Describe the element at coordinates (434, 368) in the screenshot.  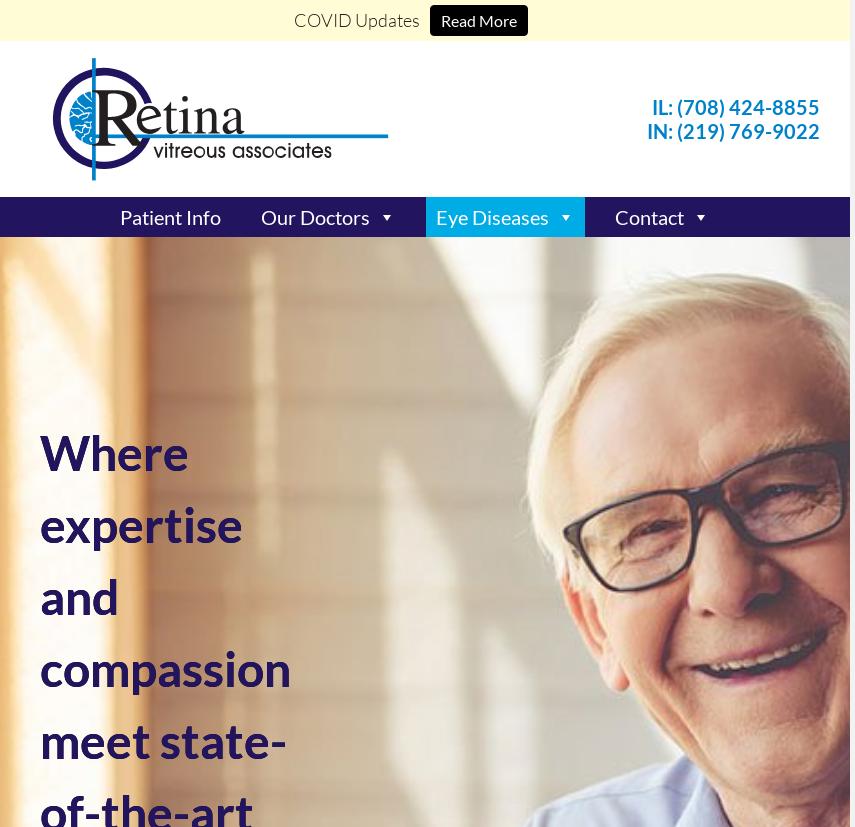
I see `'Flashes & Floaters'` at that location.